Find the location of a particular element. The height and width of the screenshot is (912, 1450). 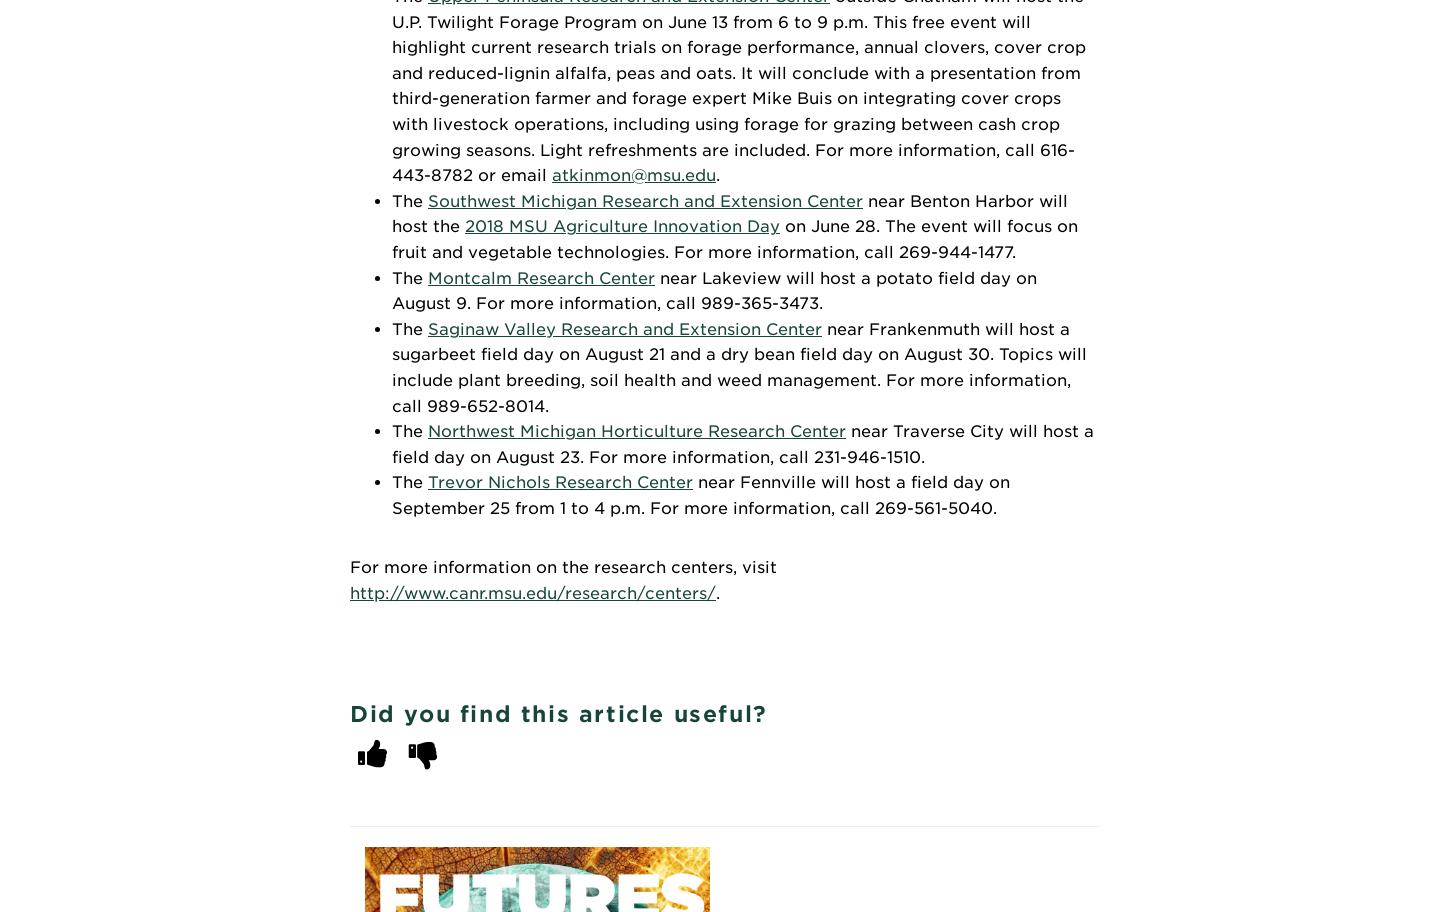

'Saginaw Valley Research and Extension Center' is located at coordinates (623, 328).